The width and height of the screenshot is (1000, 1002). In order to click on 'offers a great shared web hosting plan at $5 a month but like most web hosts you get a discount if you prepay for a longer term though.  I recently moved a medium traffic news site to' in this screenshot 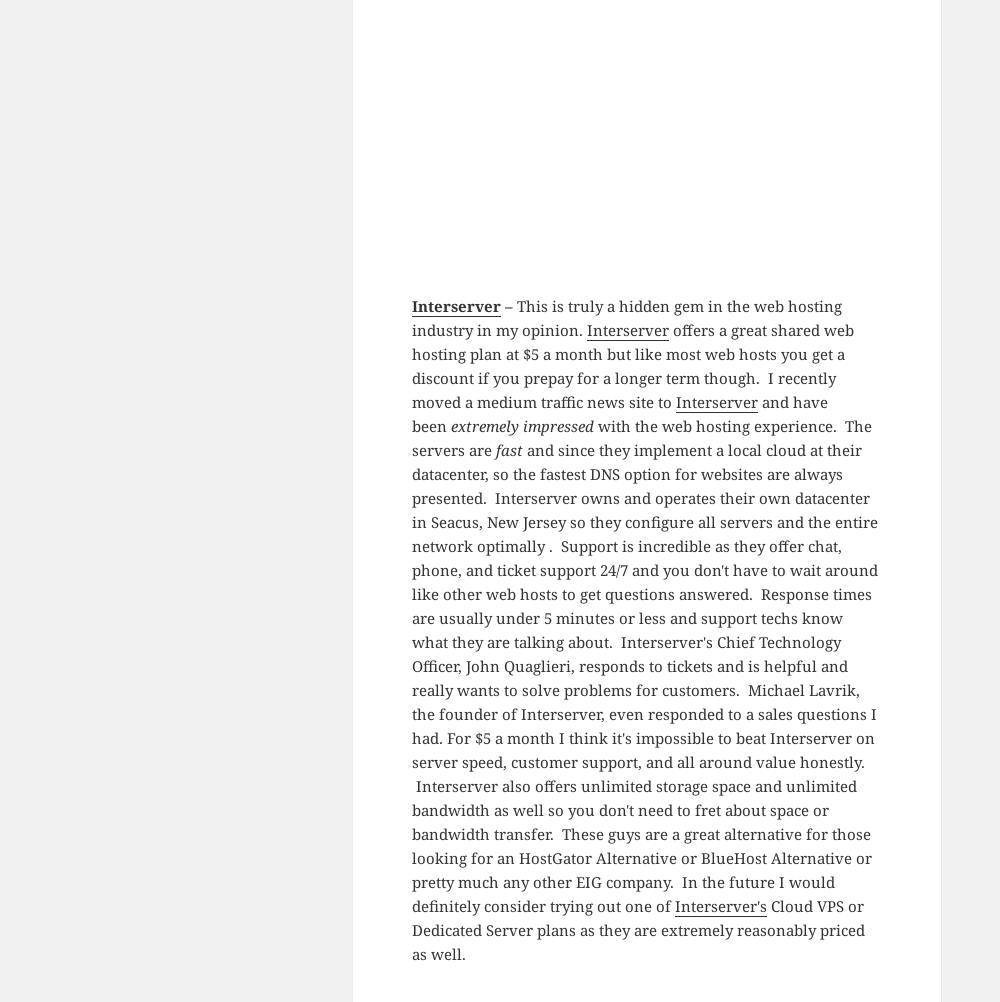, I will do `click(411, 365)`.